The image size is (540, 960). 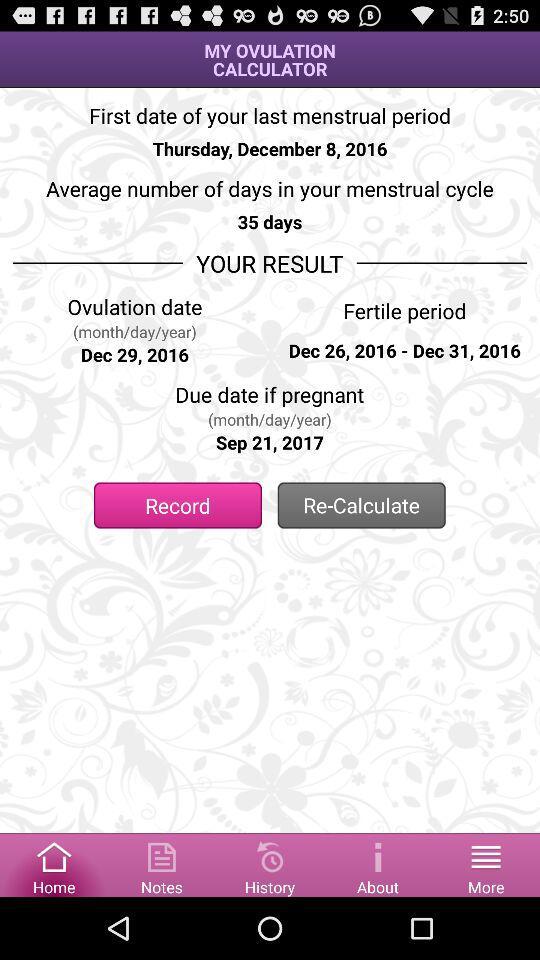 I want to click on notepad button, so click(x=161, y=863).